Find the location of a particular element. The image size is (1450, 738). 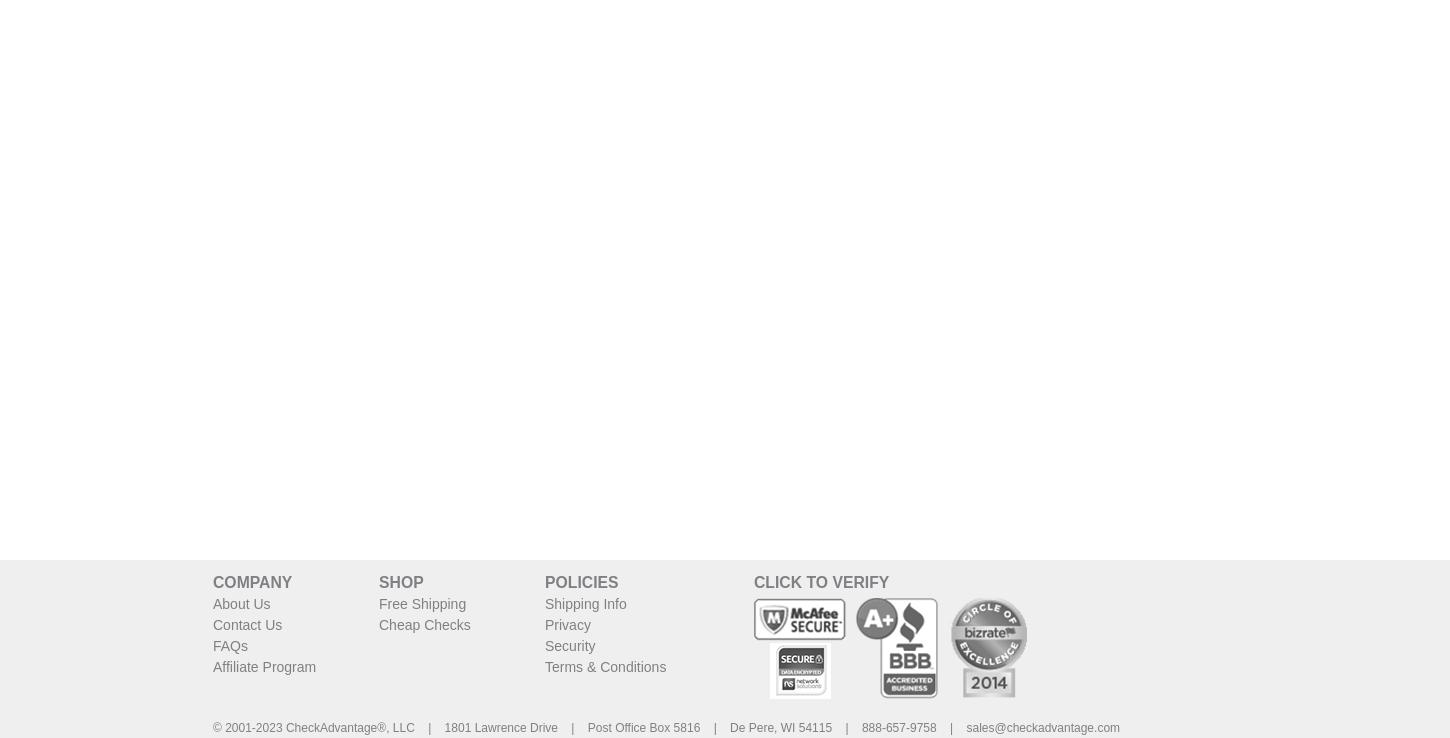

'Shipping Info' is located at coordinates (585, 602).